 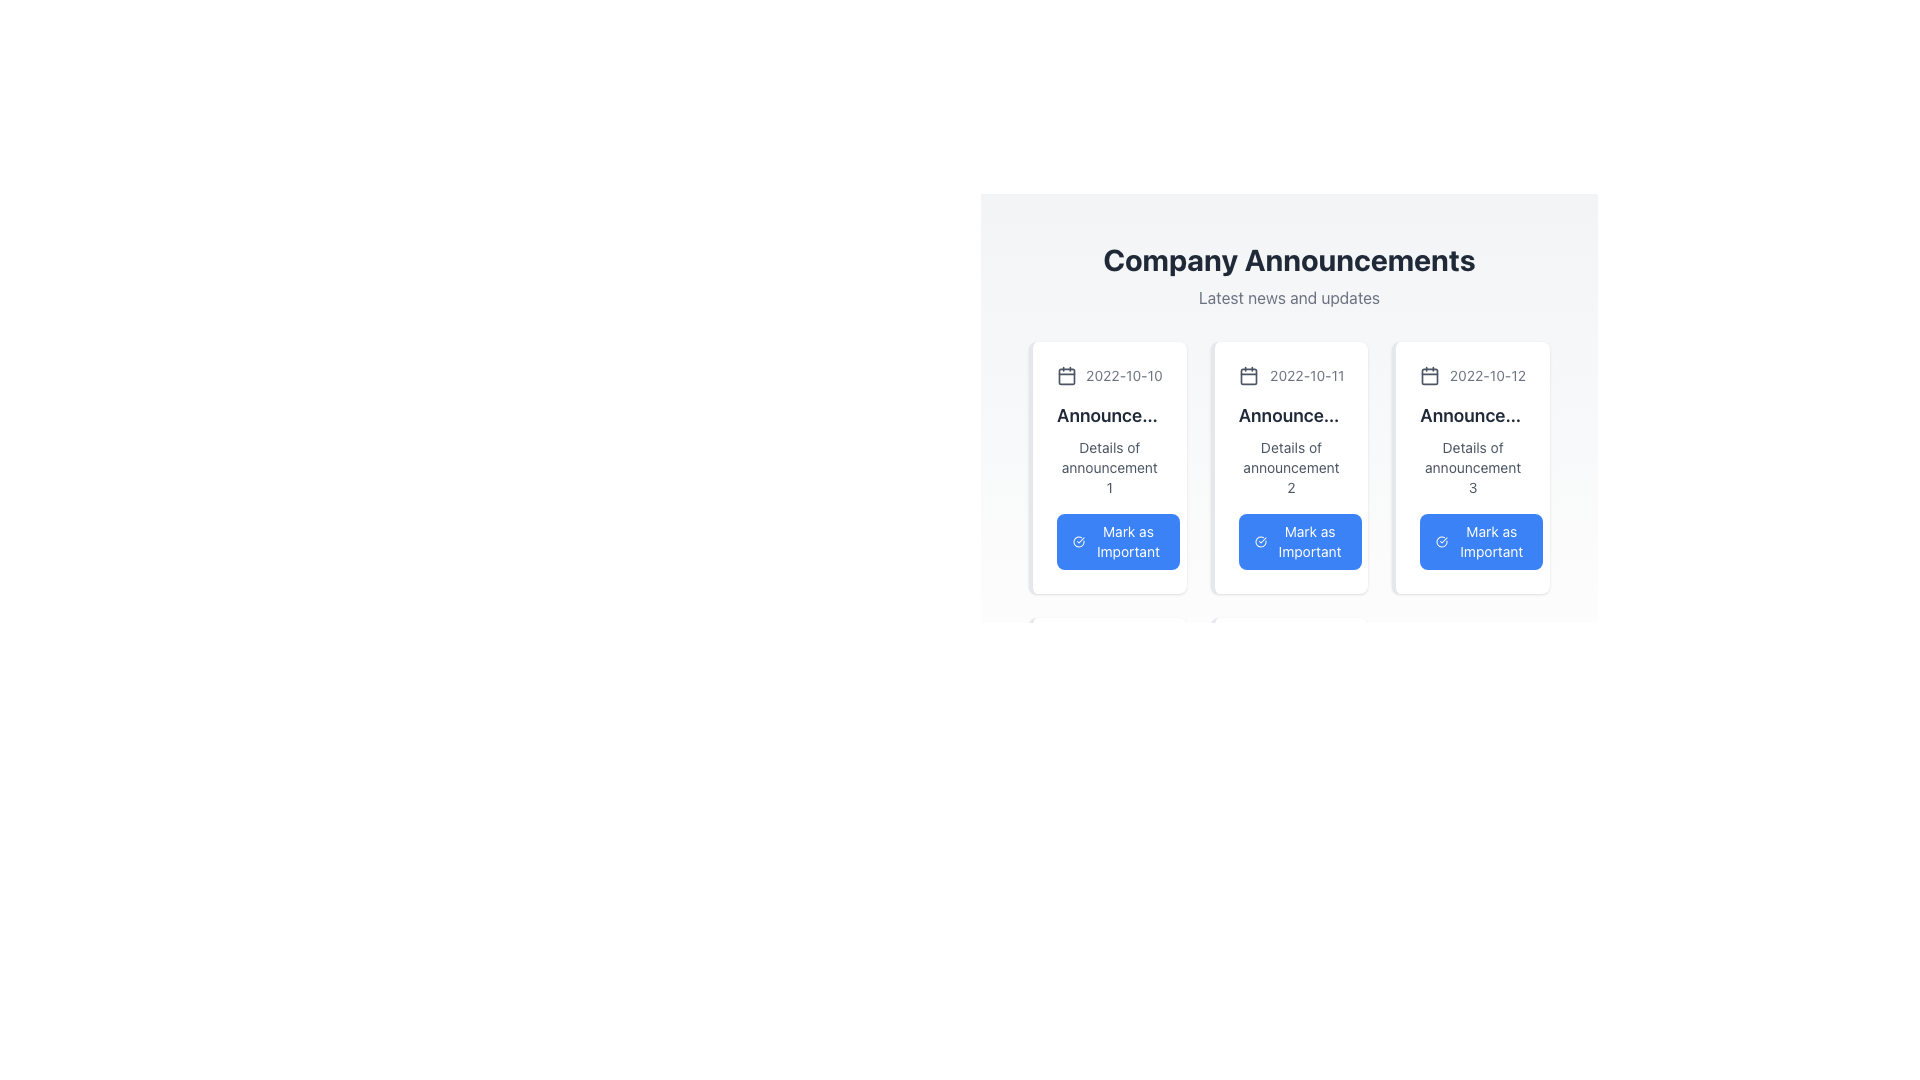 I want to click on text content of the title Text Label located in the second announcement card, positioned below the date '2022-10-11' and above the description 'Details of announcement 2', so click(x=1291, y=415).